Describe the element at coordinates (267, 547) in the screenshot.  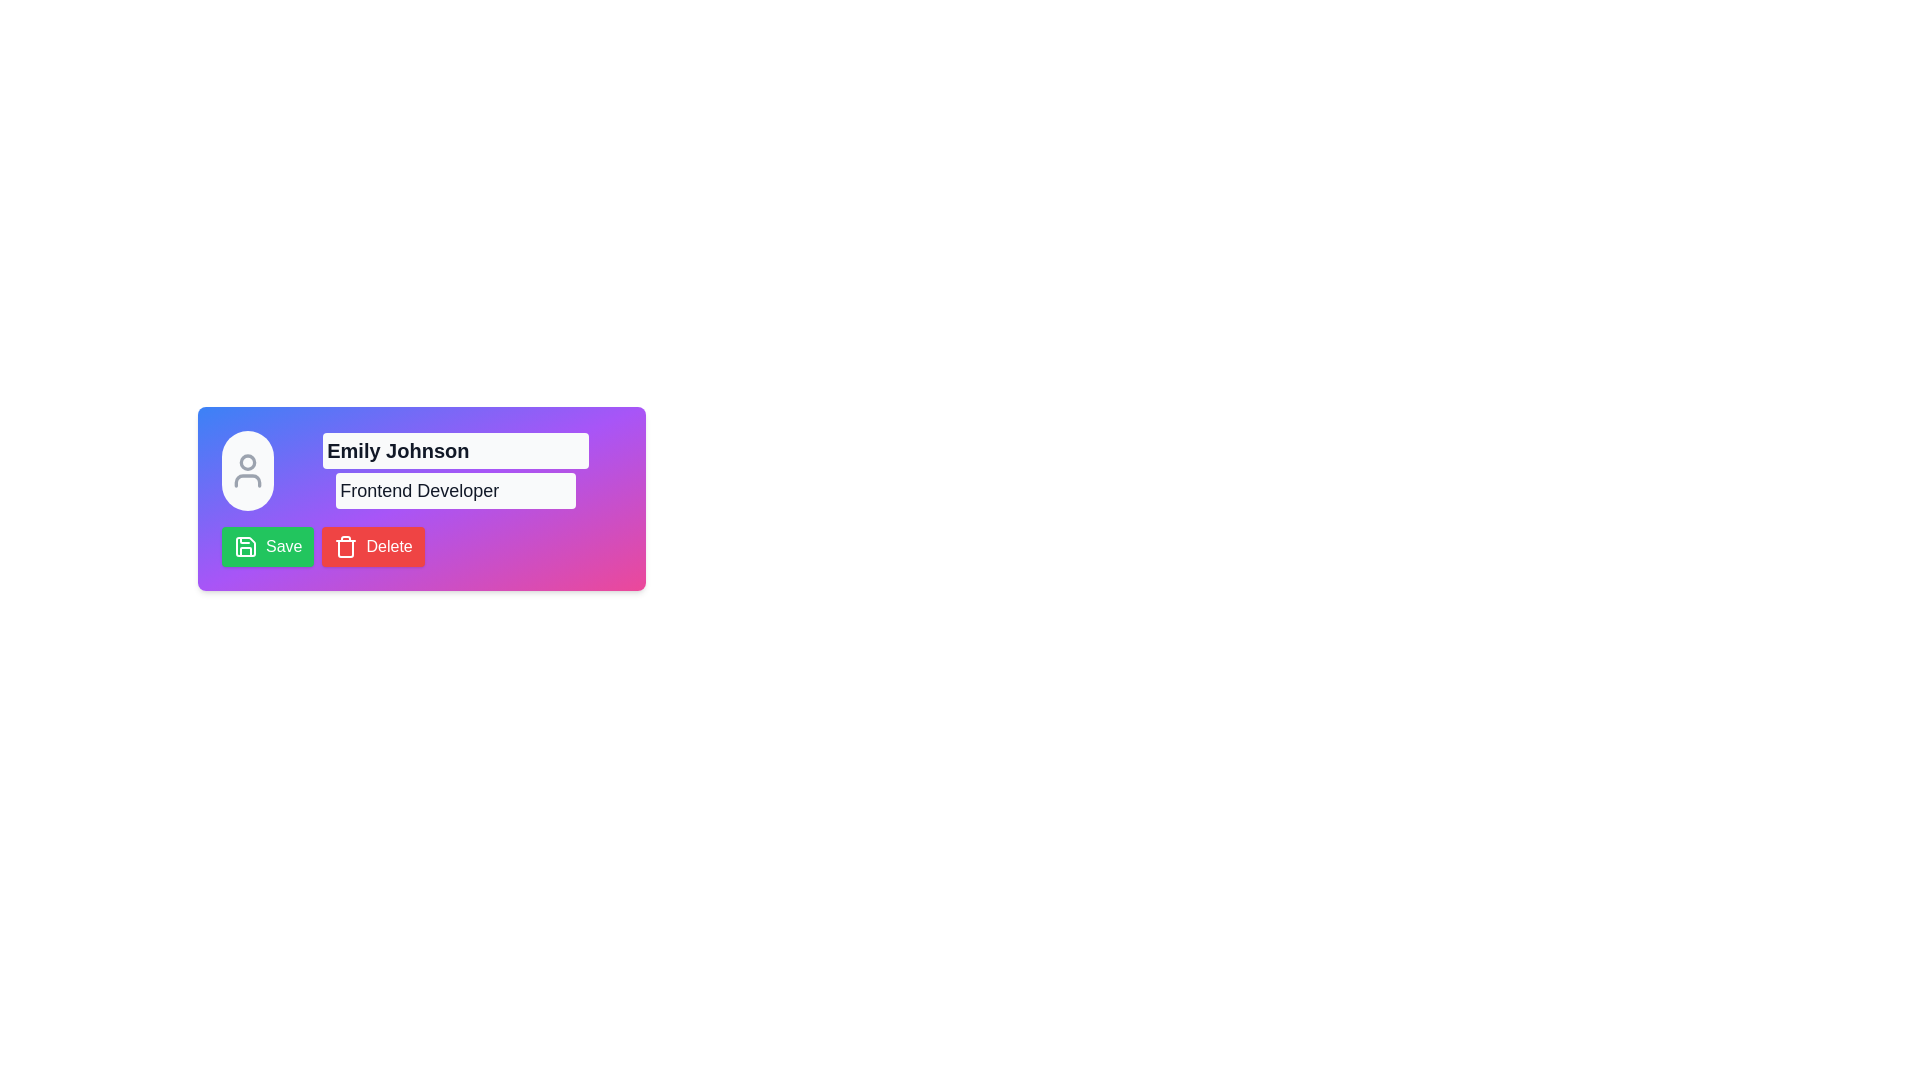
I see `the 'Save' button using the keyboard tab` at that location.